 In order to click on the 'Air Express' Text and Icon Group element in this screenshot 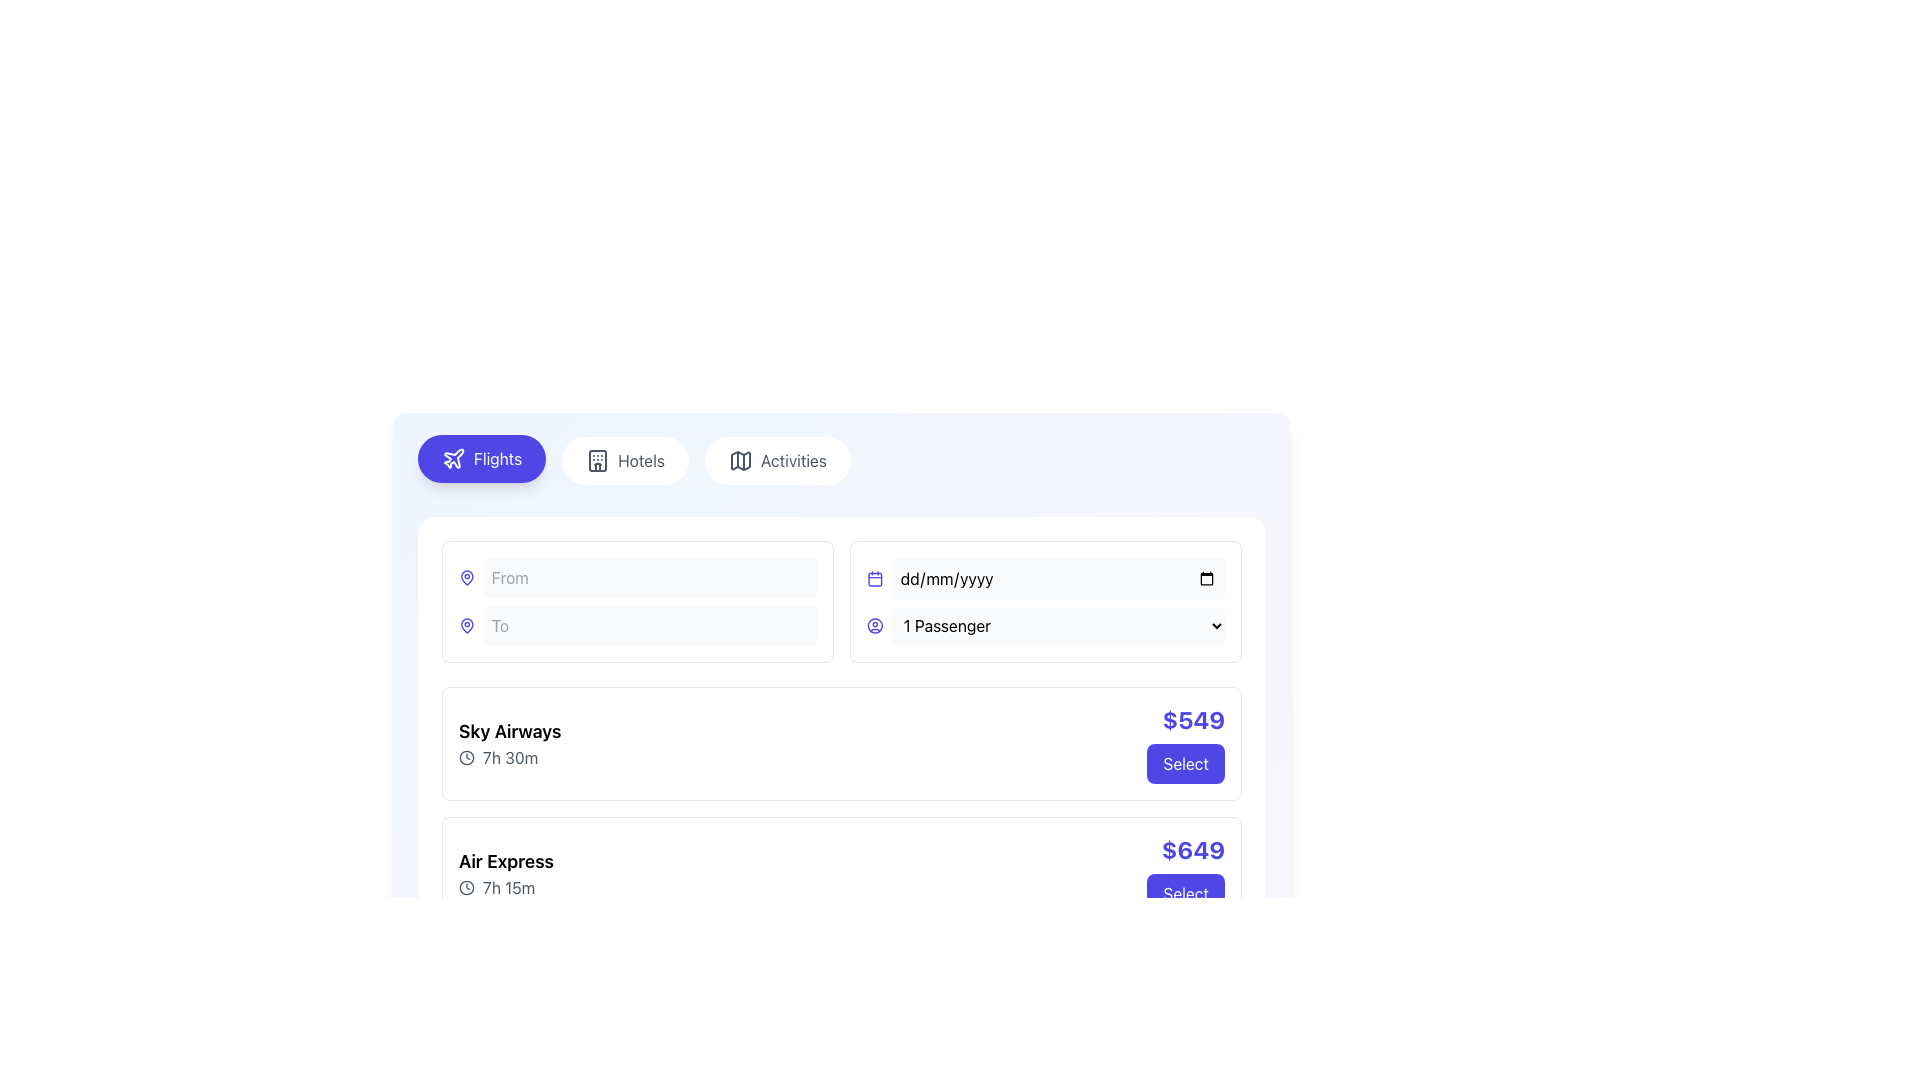, I will do `click(506, 873)`.